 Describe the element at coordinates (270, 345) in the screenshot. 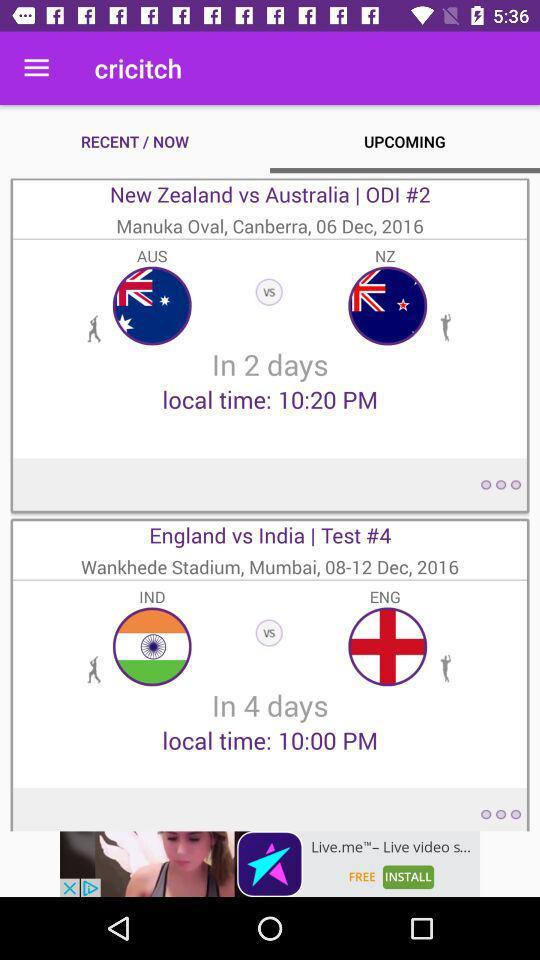

I see `the table below the upcoming` at that location.